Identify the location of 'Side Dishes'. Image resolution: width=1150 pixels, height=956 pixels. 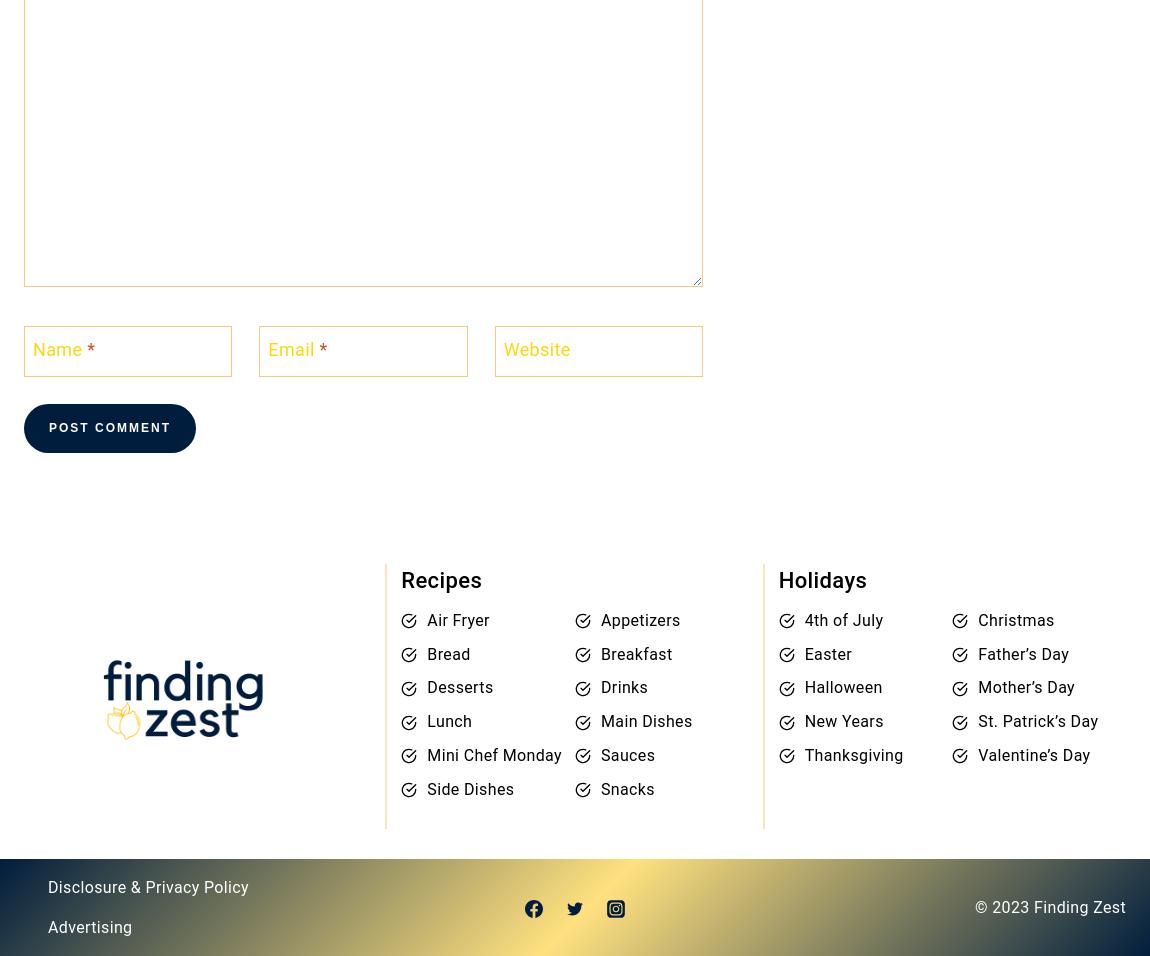
(470, 787).